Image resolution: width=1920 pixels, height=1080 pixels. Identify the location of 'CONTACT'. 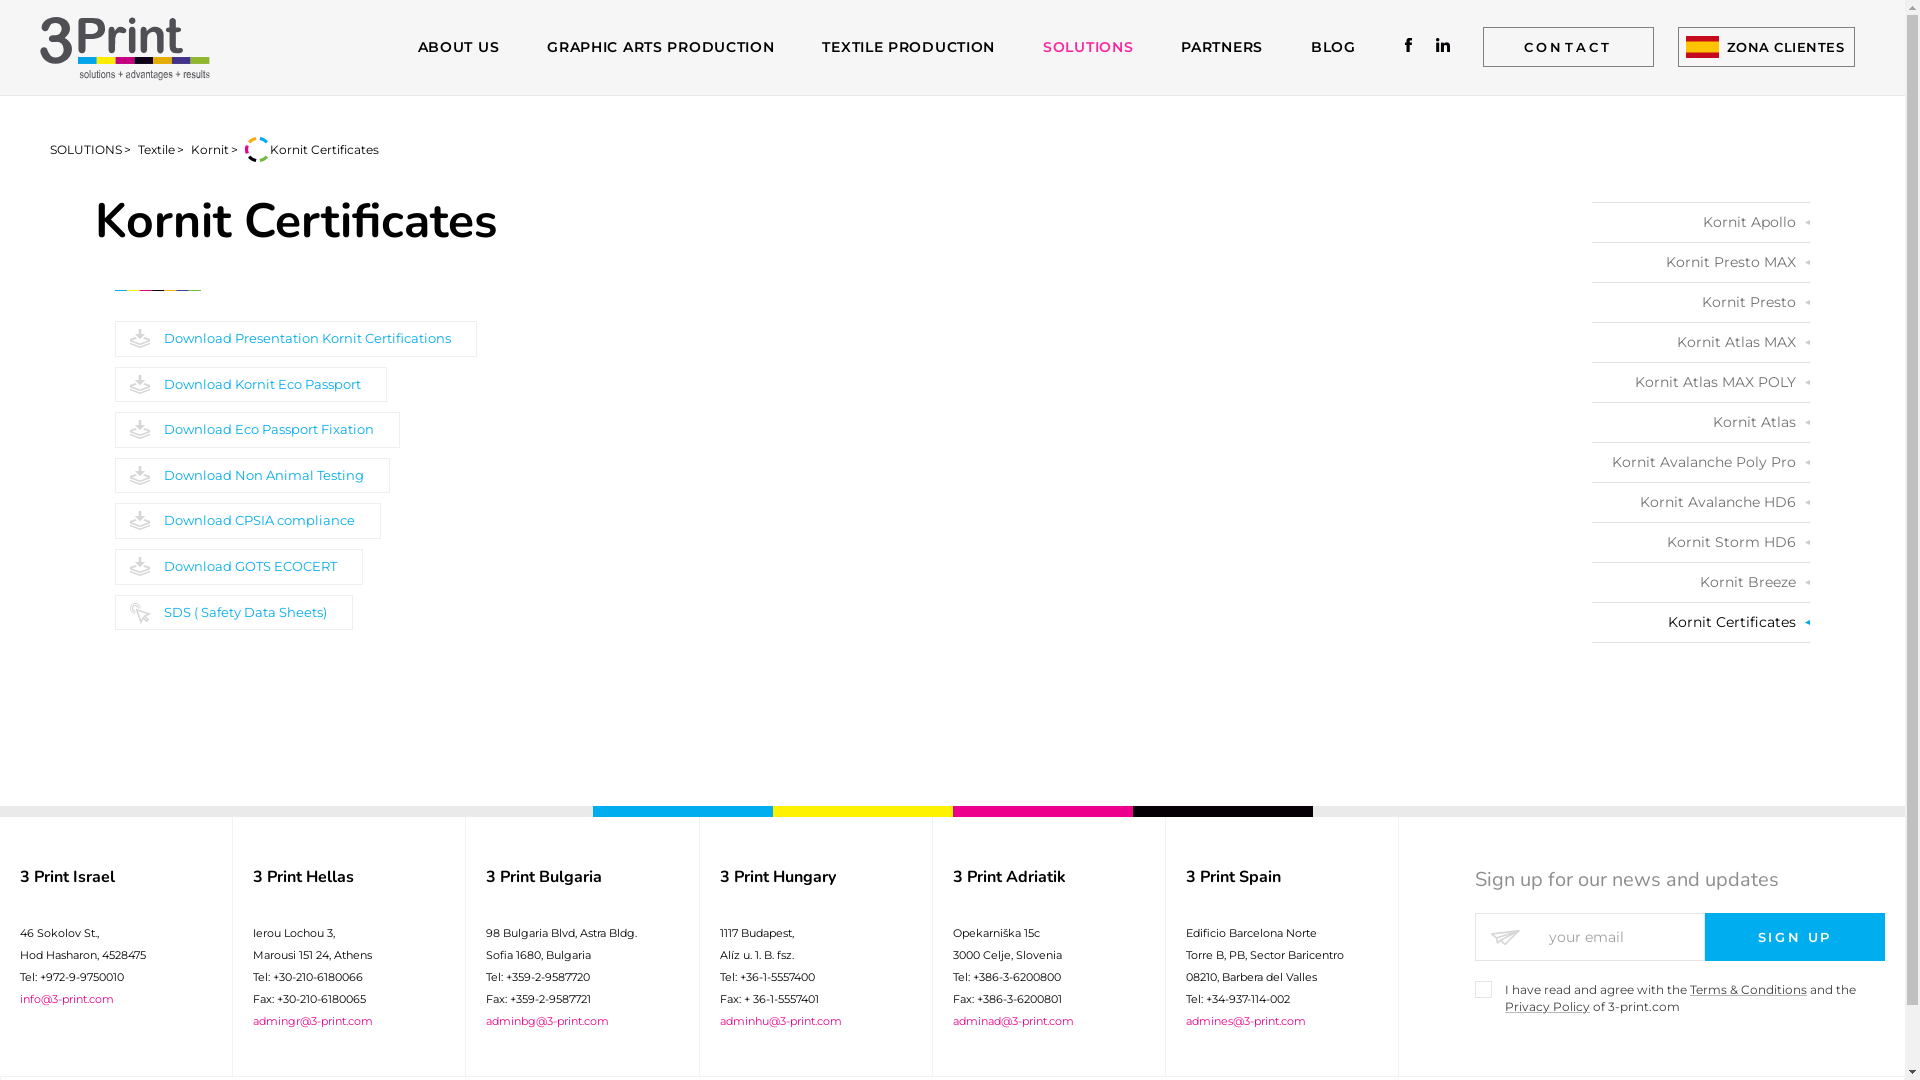
(1483, 45).